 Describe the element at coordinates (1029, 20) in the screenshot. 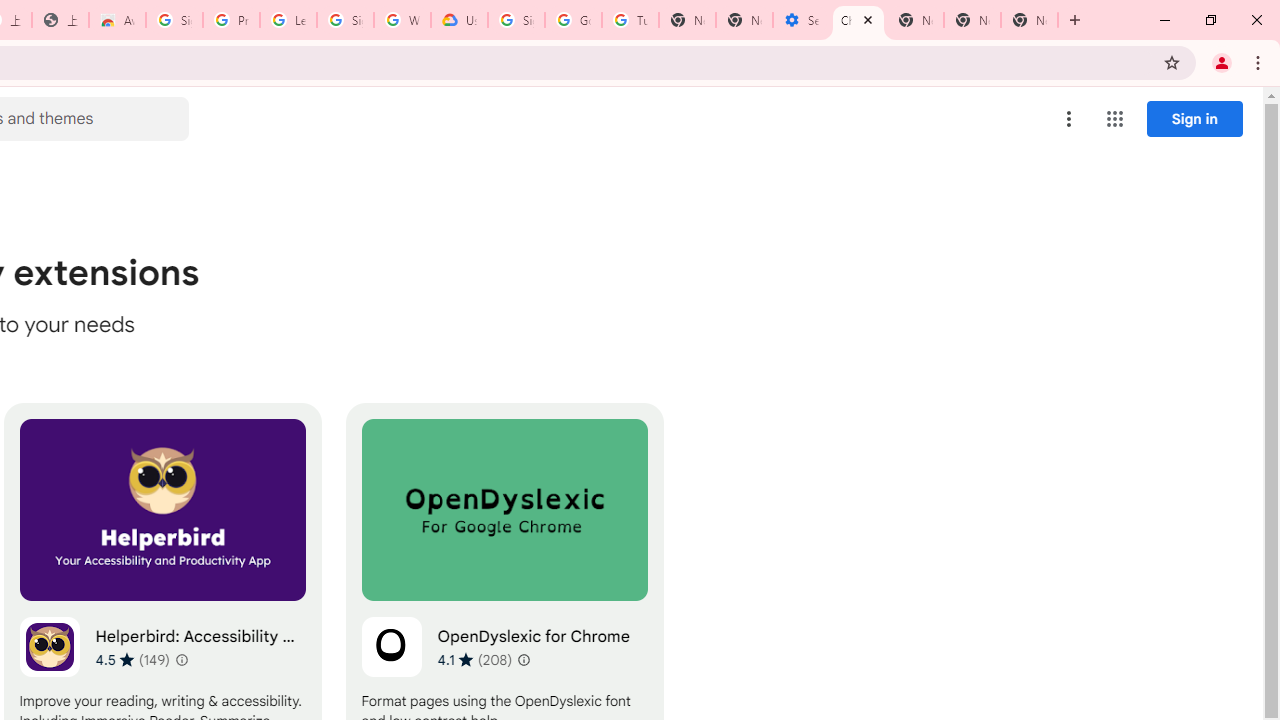

I see `'New Tab'` at that location.